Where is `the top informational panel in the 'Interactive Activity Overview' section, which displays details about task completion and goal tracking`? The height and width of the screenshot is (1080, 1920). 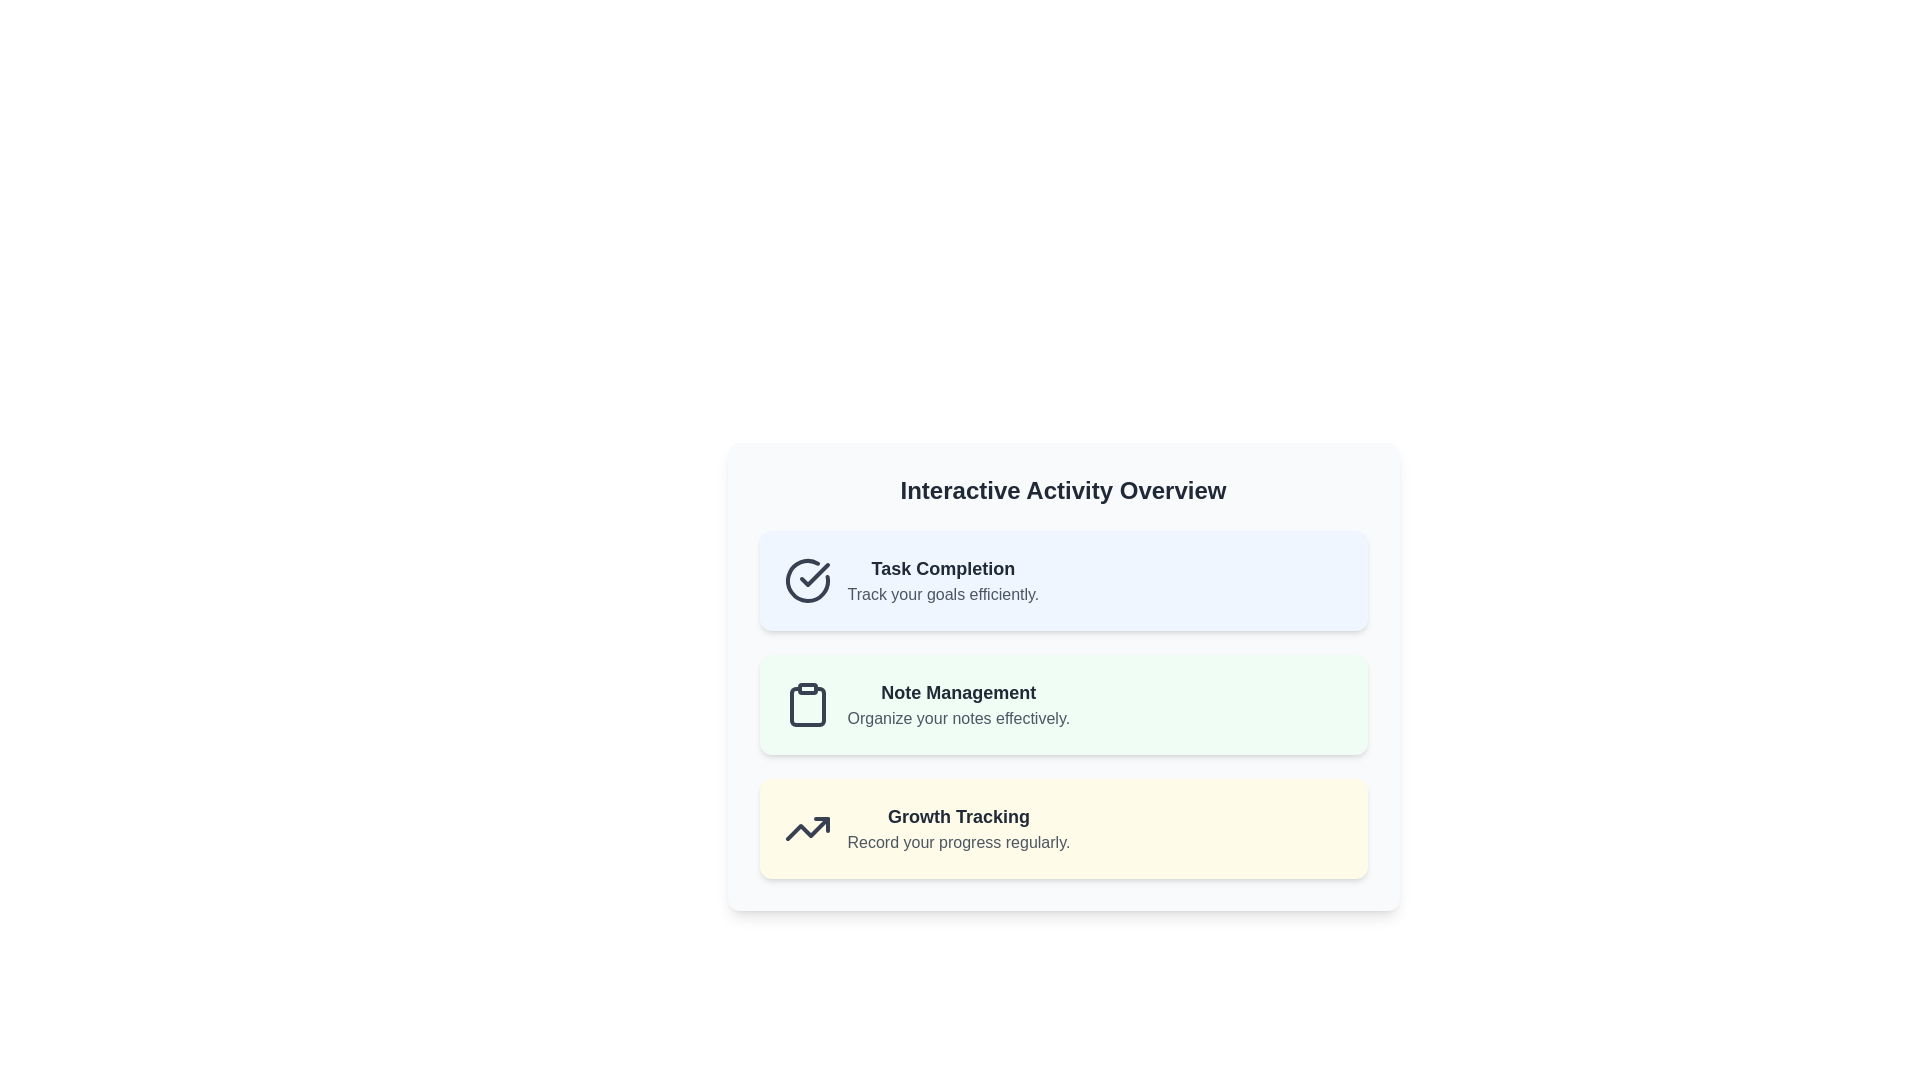 the top informational panel in the 'Interactive Activity Overview' section, which displays details about task completion and goal tracking is located at coordinates (1062, 581).